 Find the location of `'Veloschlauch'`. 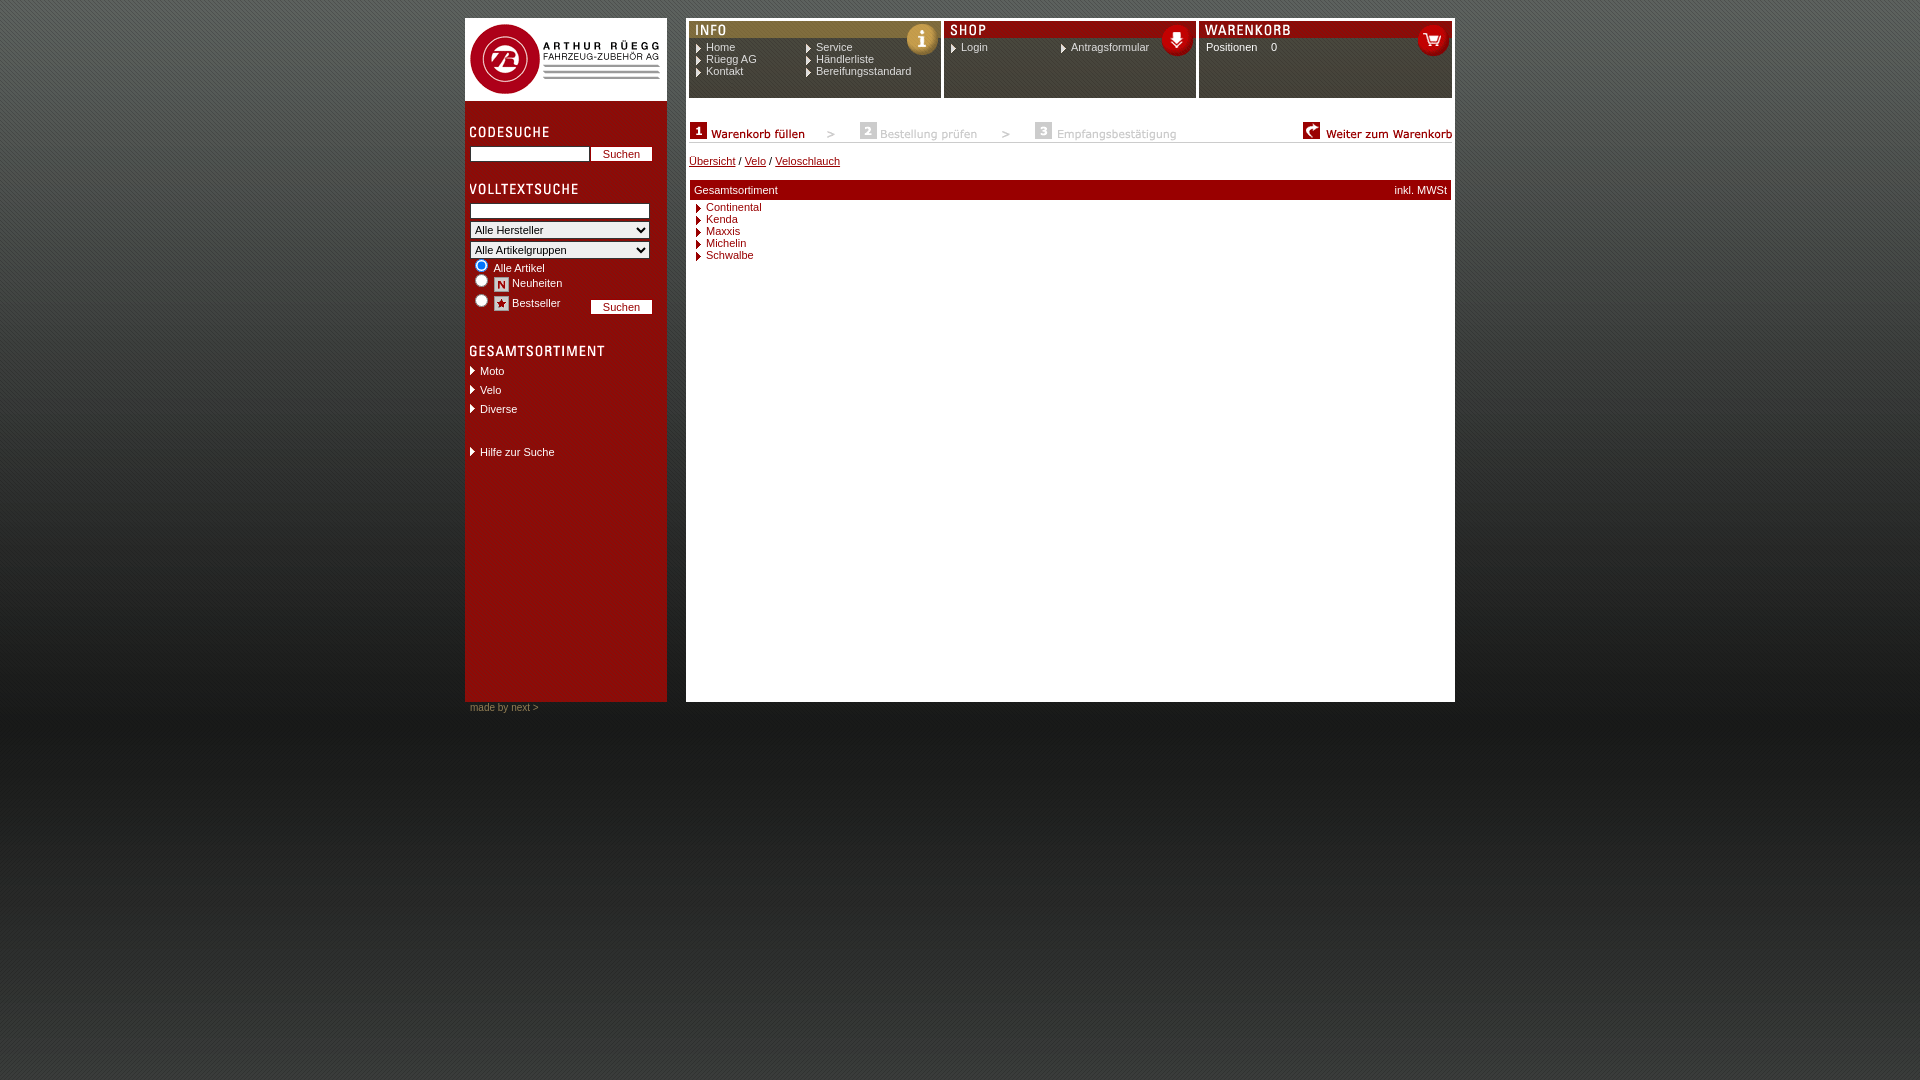

'Veloschlauch' is located at coordinates (807, 160).